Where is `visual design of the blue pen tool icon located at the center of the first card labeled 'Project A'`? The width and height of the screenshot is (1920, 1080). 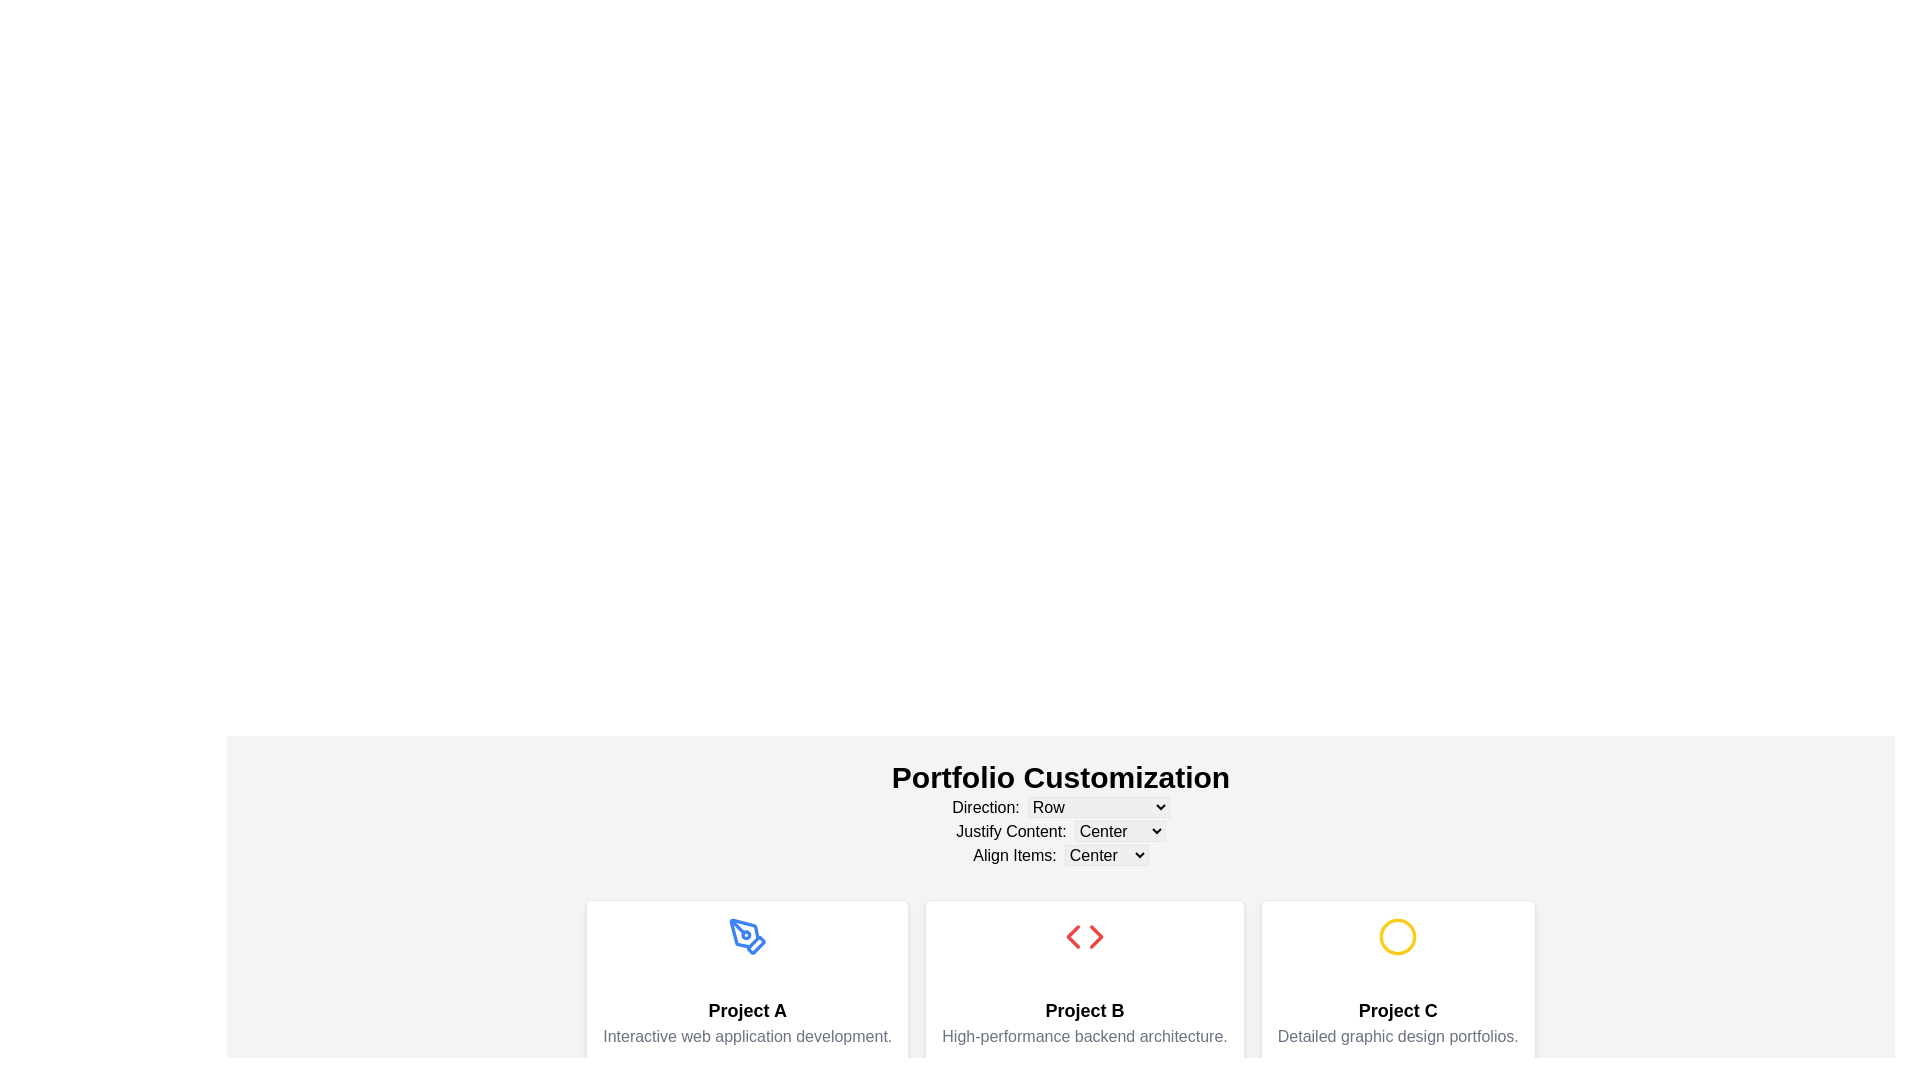
visual design of the blue pen tool icon located at the center of the first card labeled 'Project A' is located at coordinates (746, 937).